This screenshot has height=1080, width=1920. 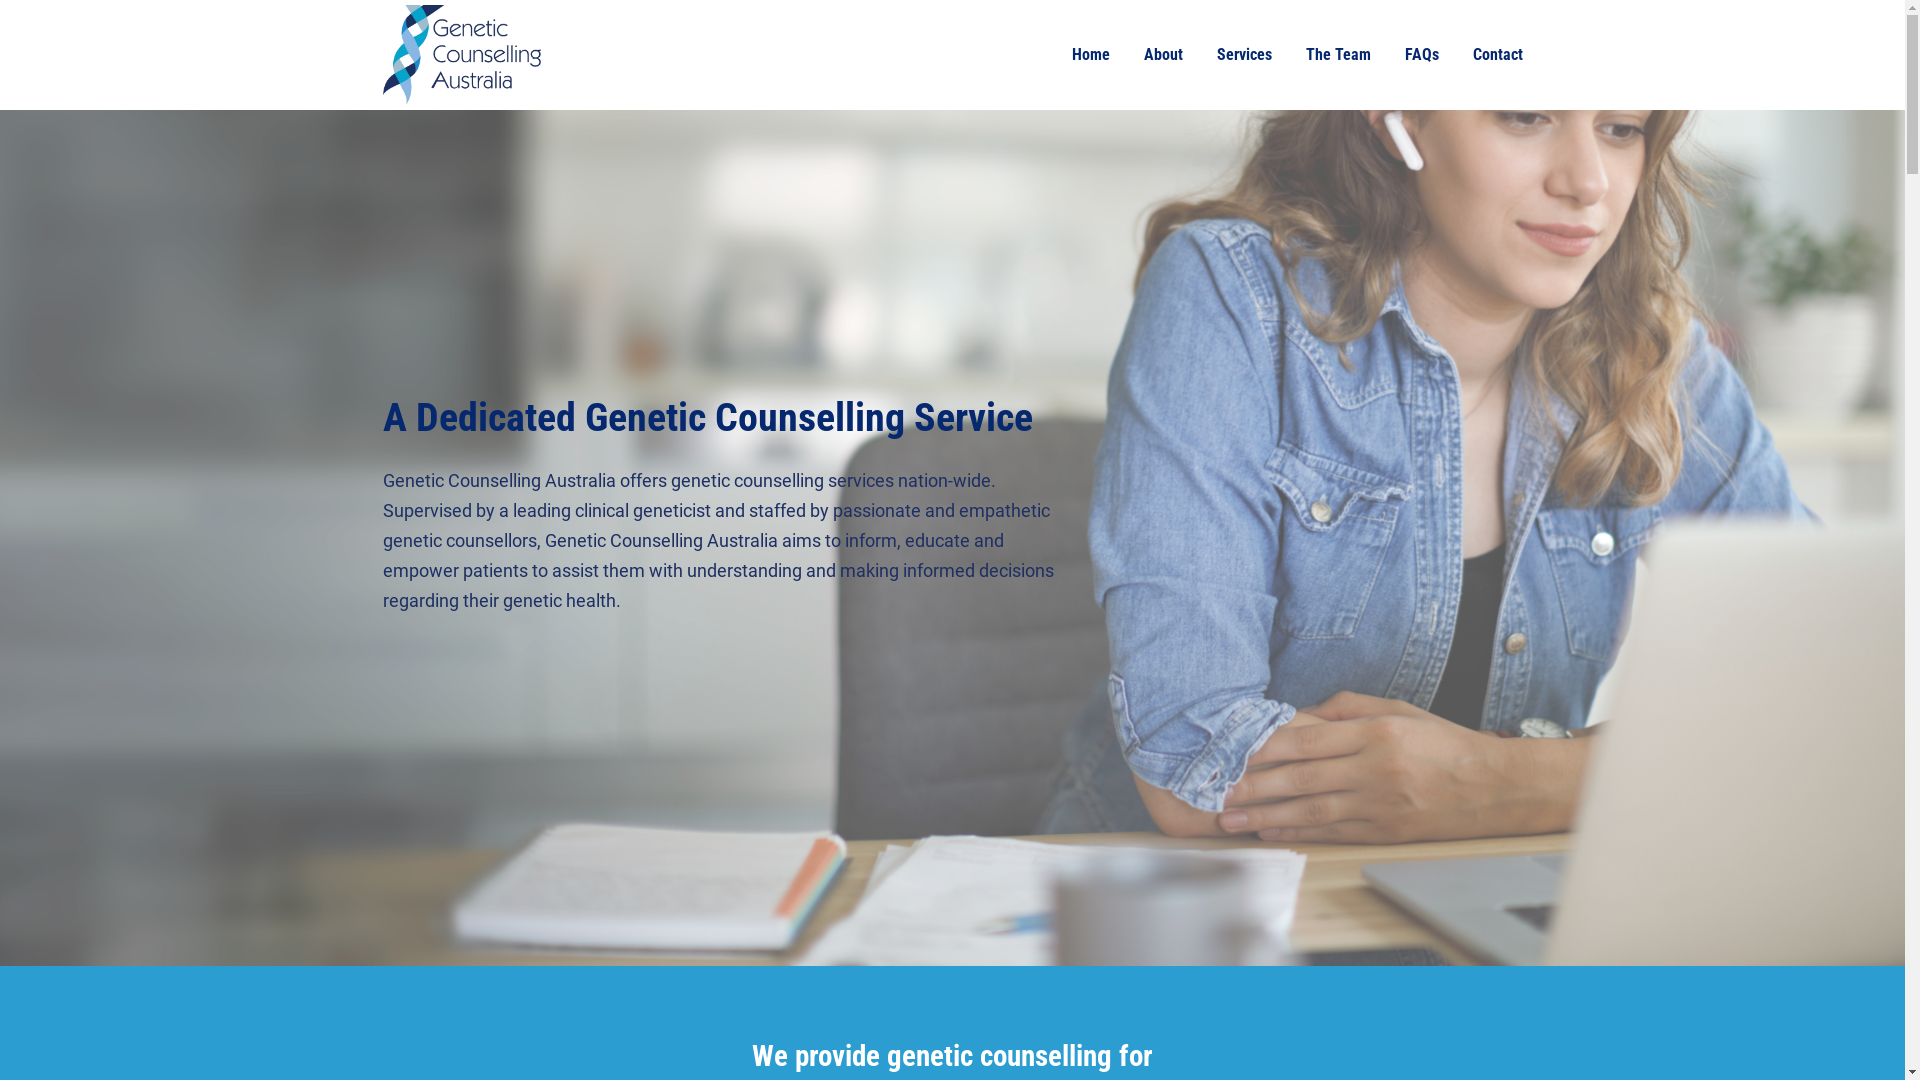 I want to click on 'FAQs', so click(x=1419, y=53).